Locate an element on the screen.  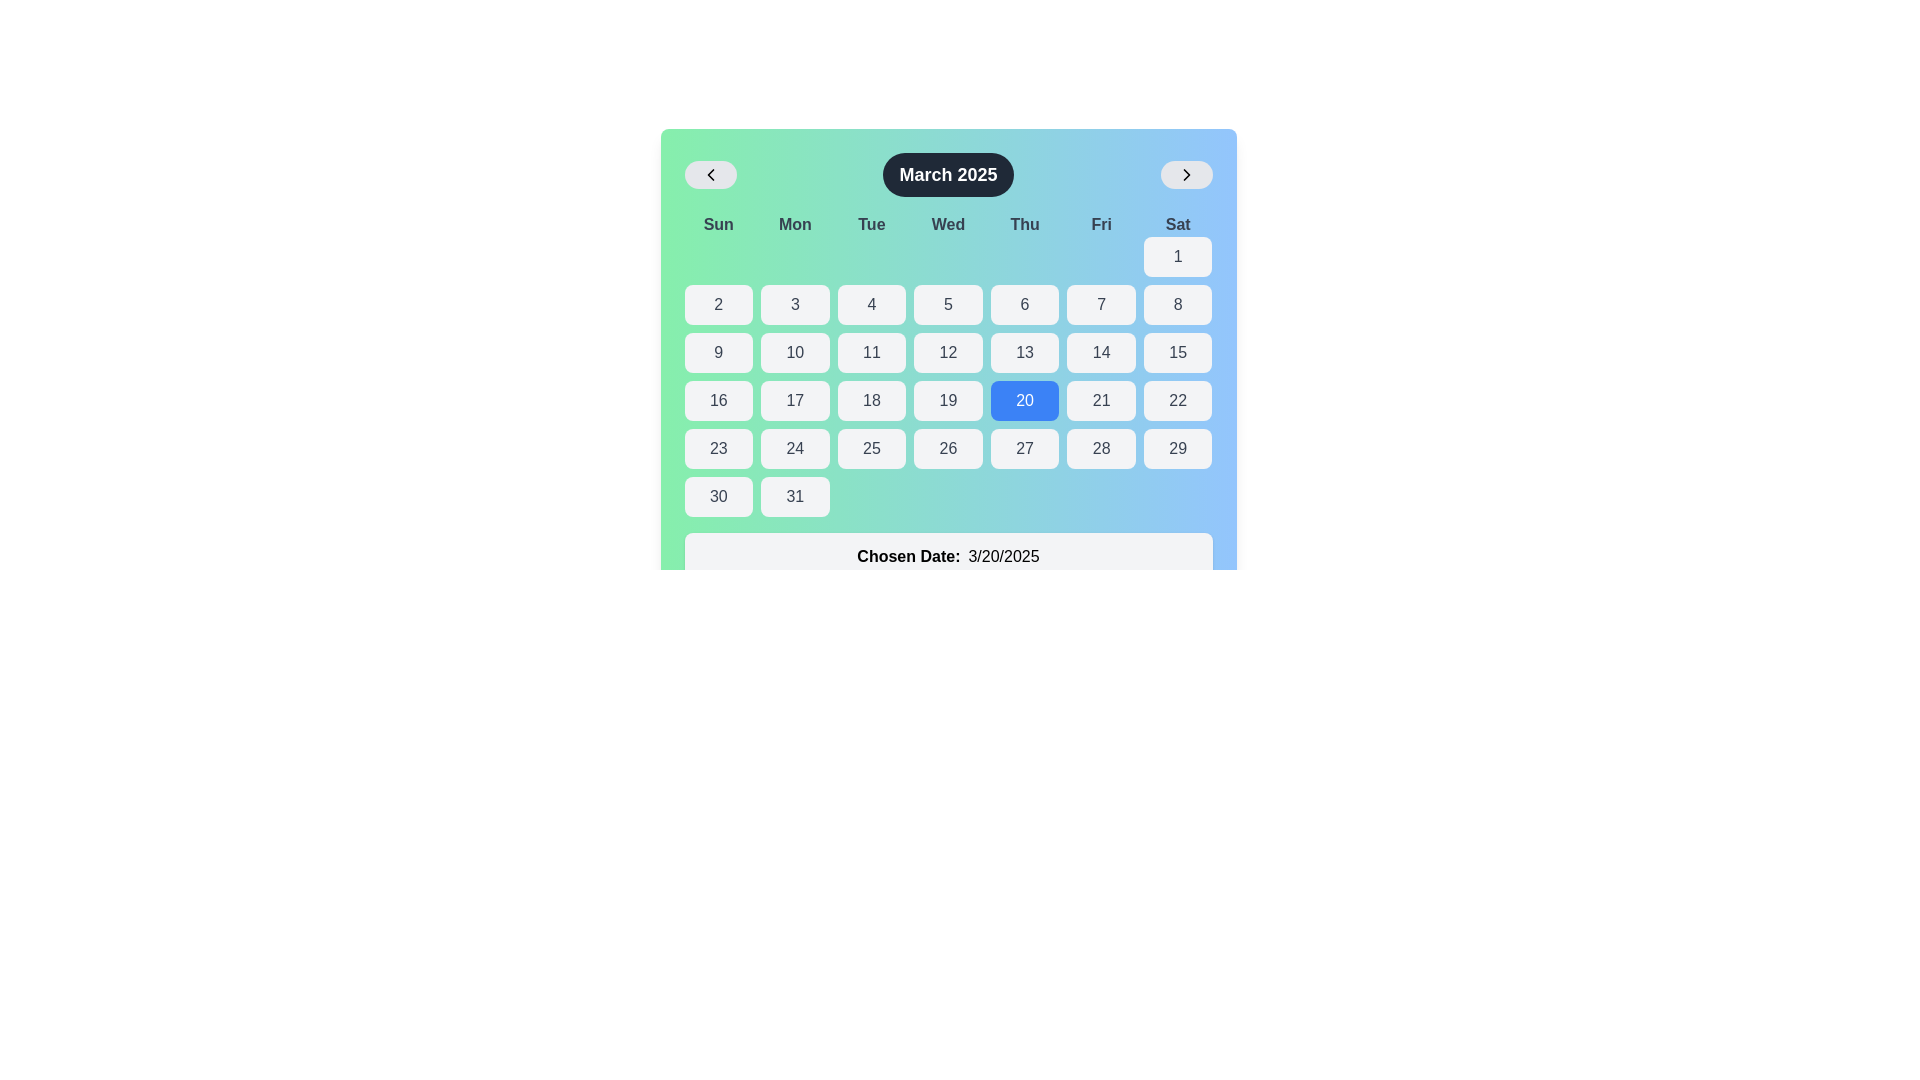
displayed date '3/20/2025' from the Text Display located to the right of the label 'Chosen Date:' in the bottom section of the calendar panel is located at coordinates (1003, 556).